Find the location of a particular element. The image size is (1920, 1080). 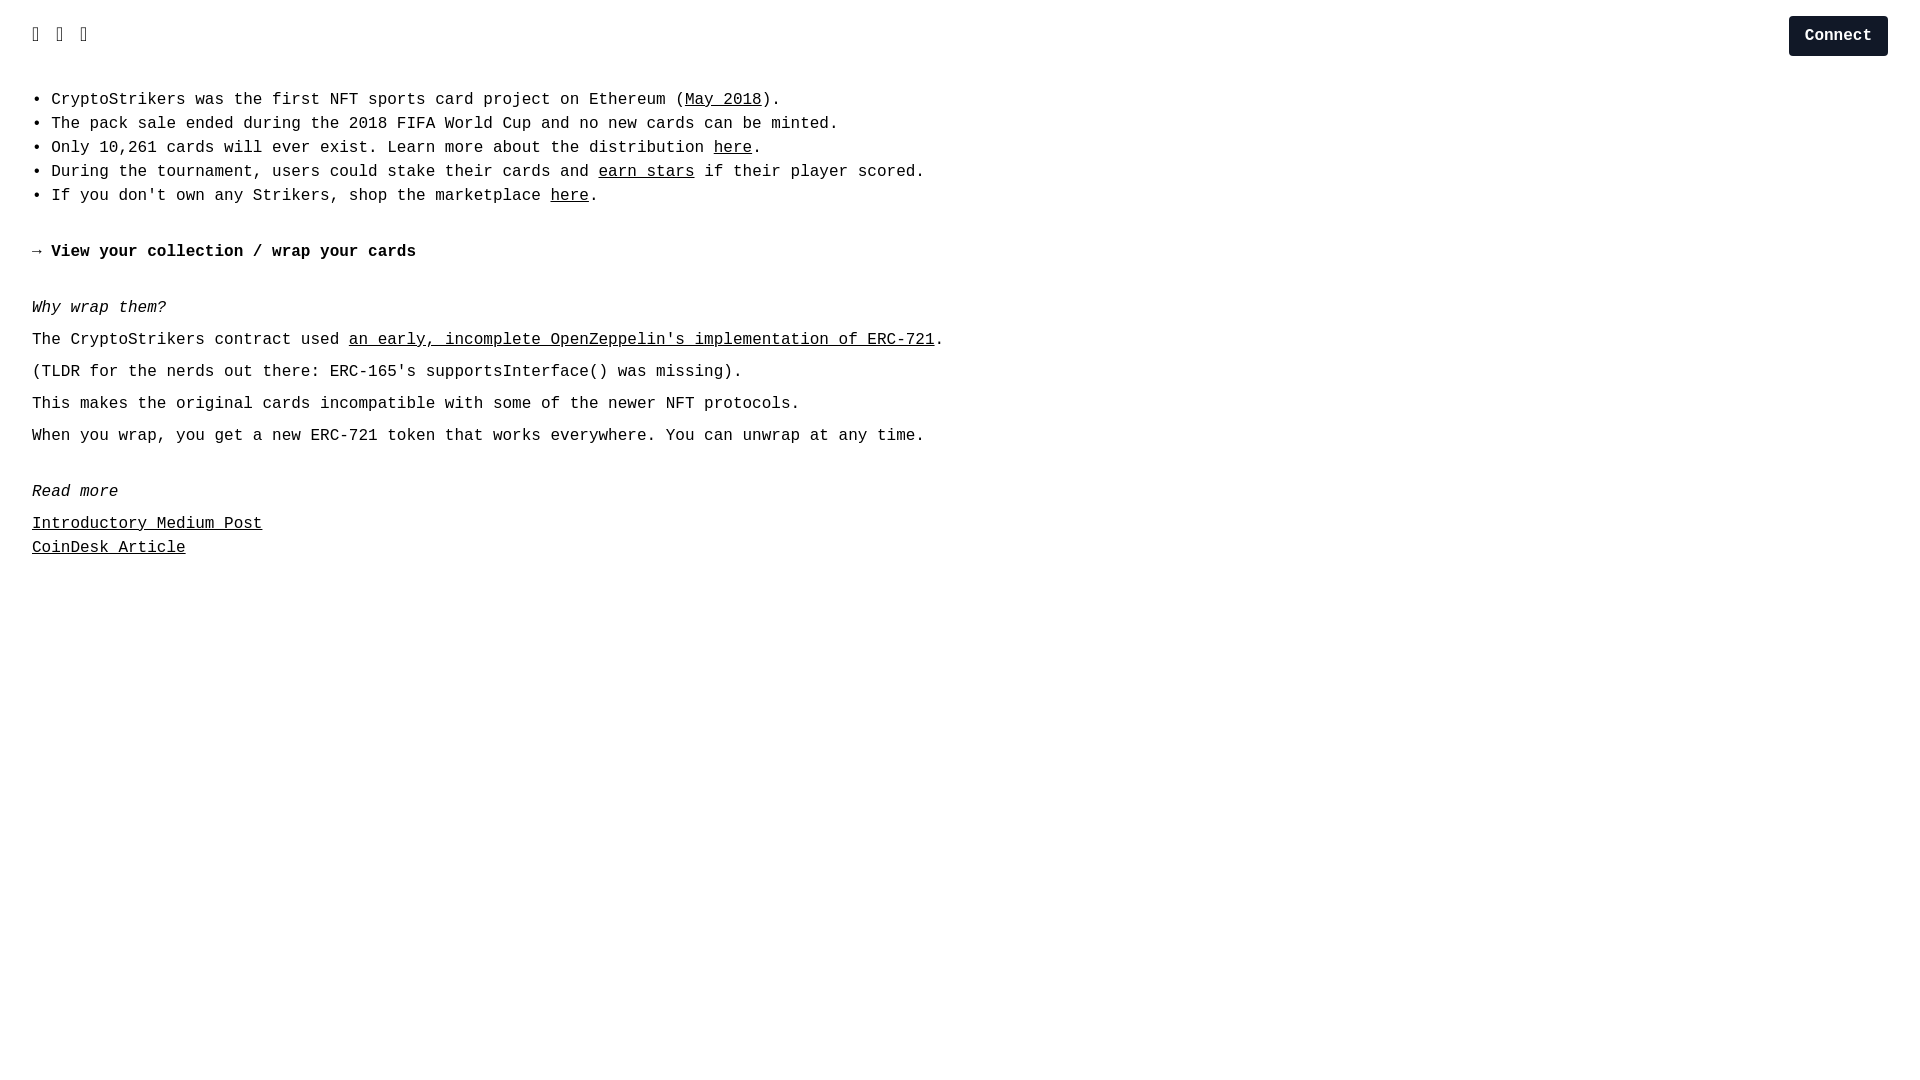

'May 2018' is located at coordinates (685, 100).